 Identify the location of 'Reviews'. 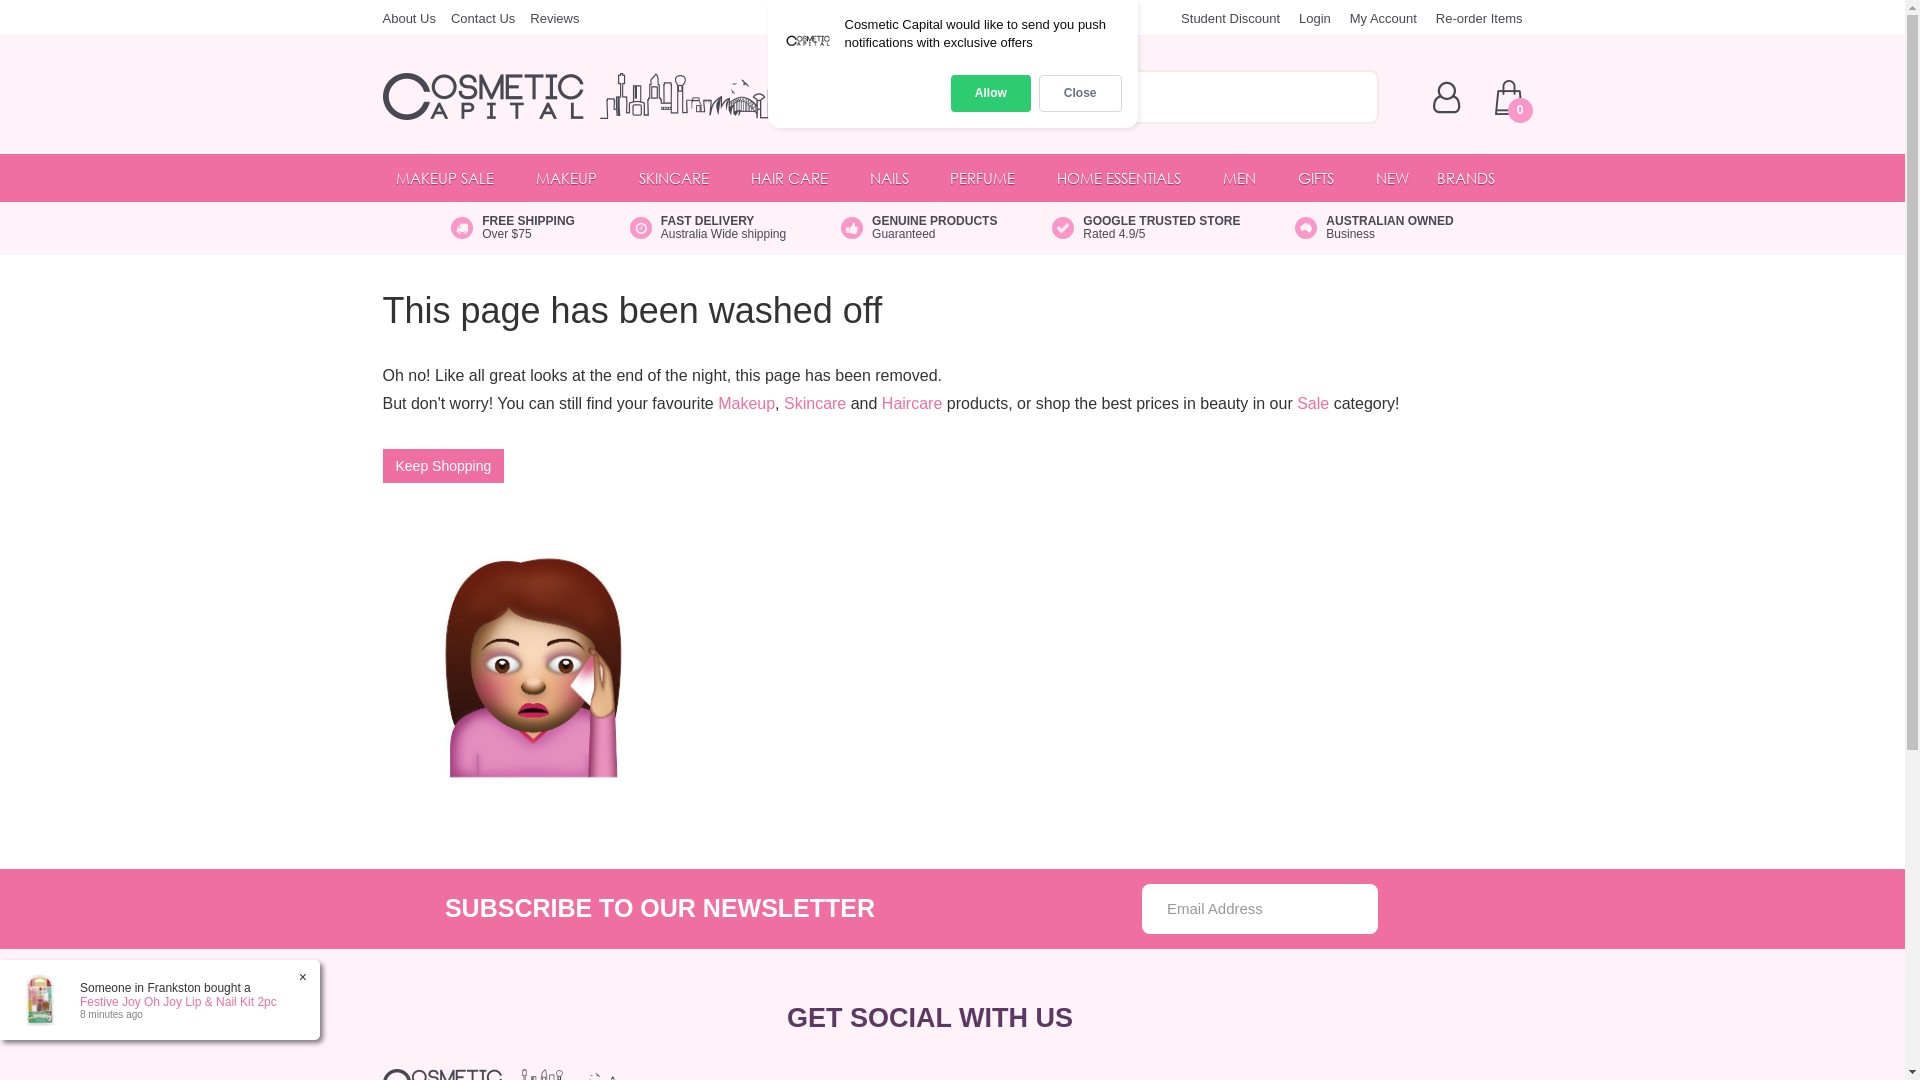
(554, 18).